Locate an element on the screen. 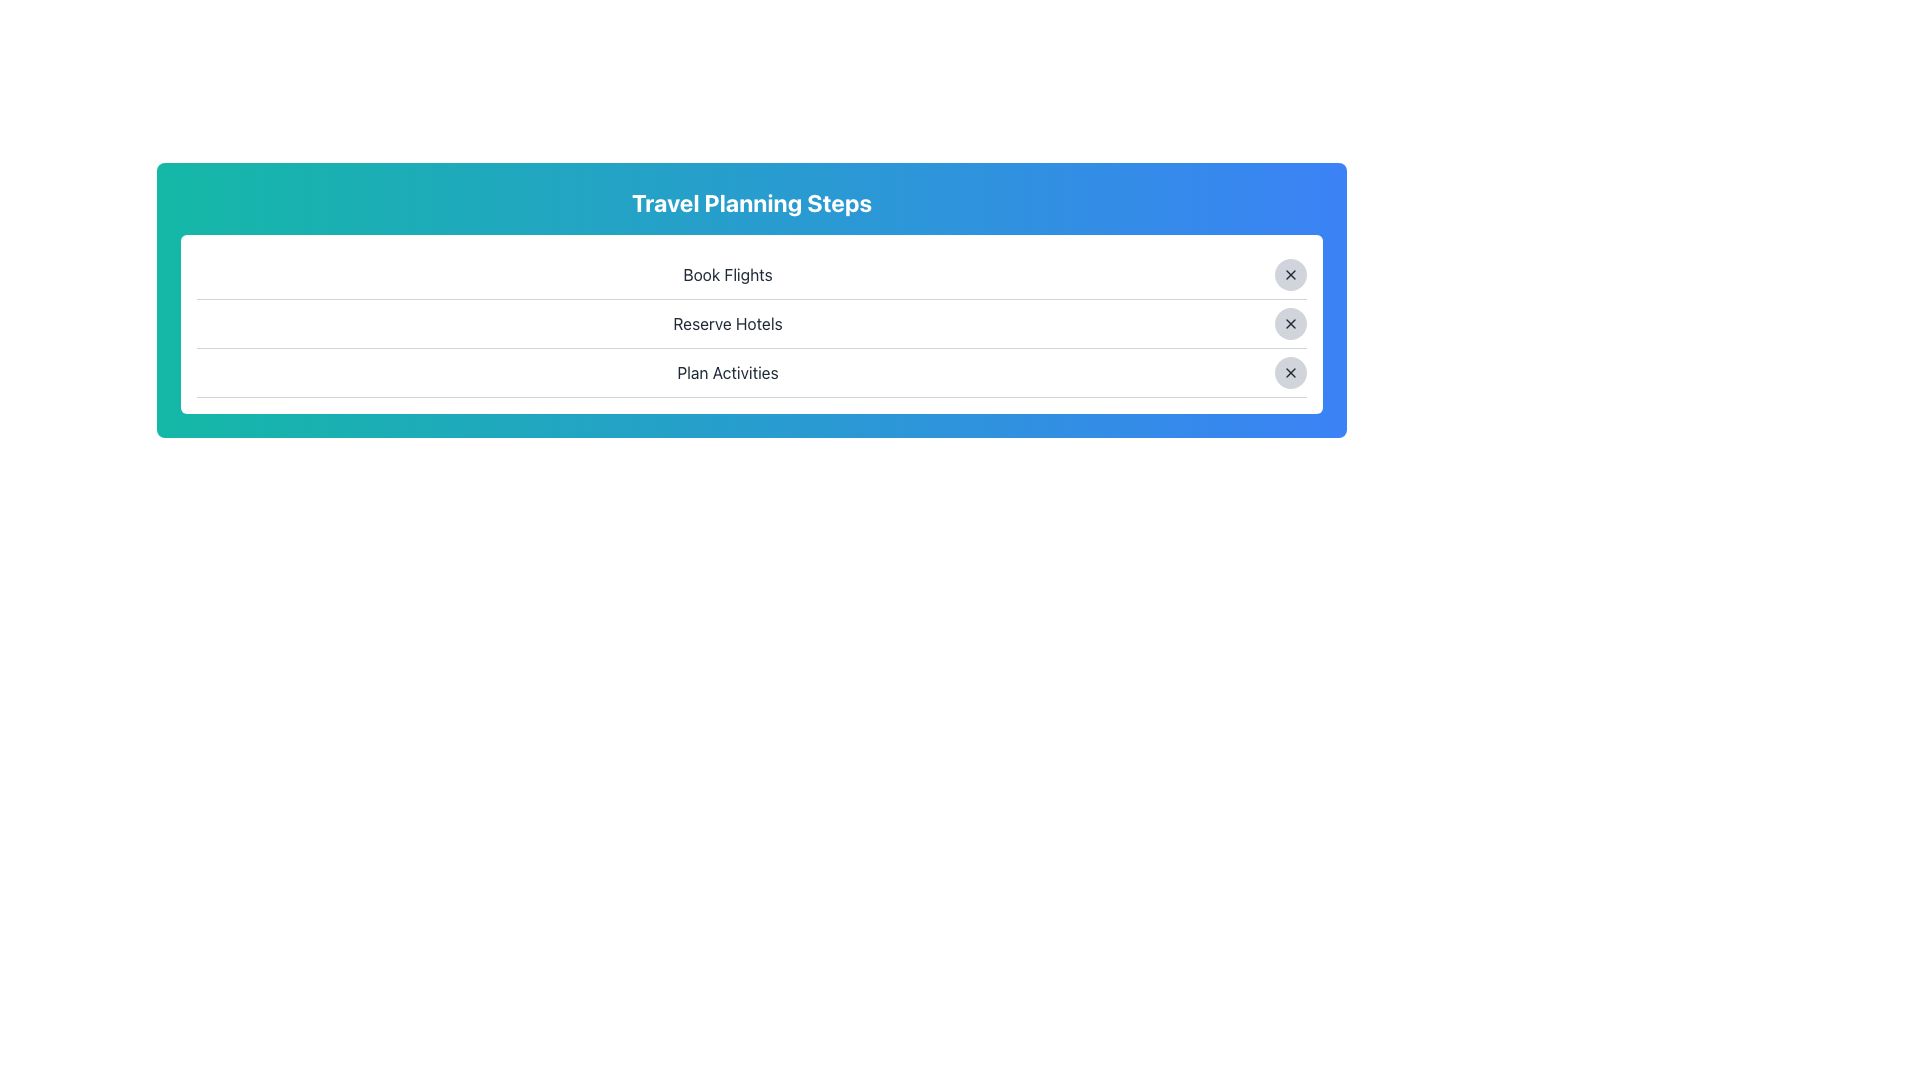 This screenshot has width=1920, height=1080. the close button located at the far right of the 'Book Flights' row is located at coordinates (1291, 274).